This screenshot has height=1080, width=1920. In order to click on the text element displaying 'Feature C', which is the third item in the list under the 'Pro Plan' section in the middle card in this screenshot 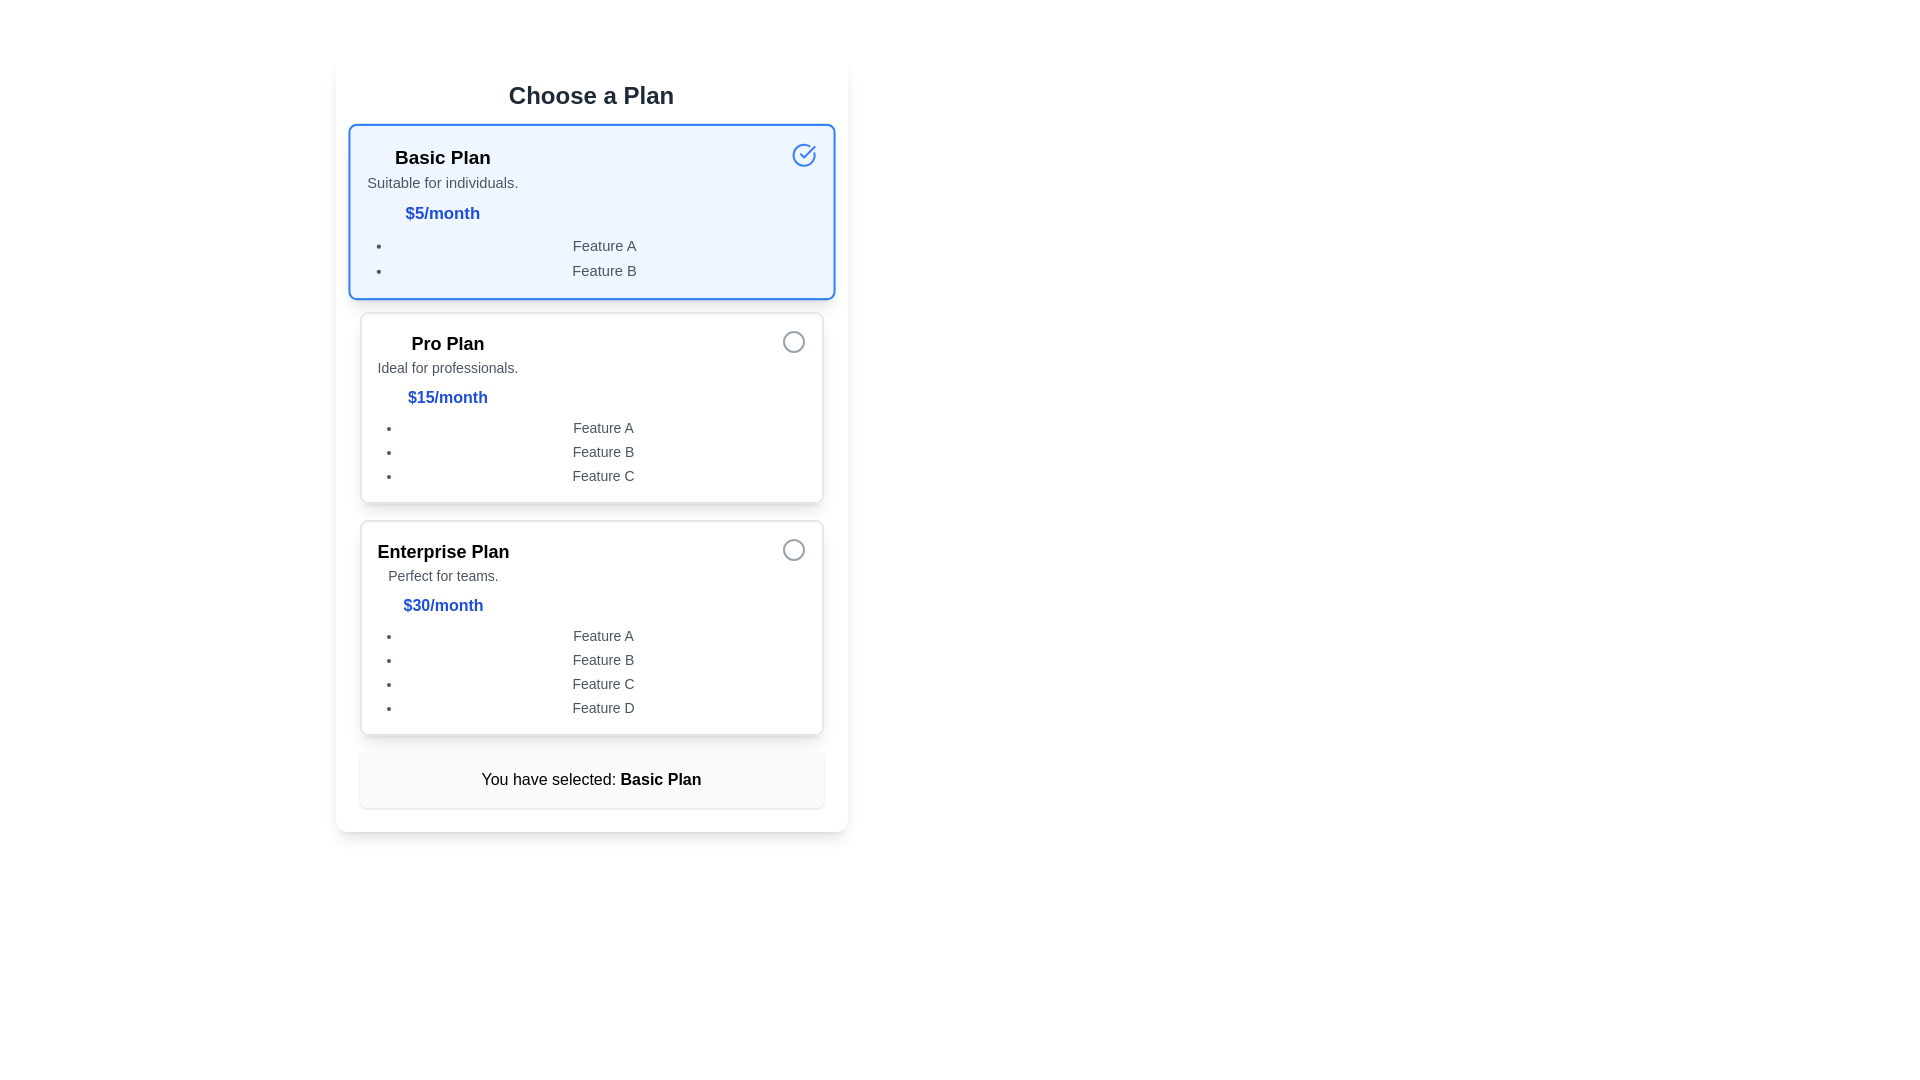, I will do `click(602, 475)`.